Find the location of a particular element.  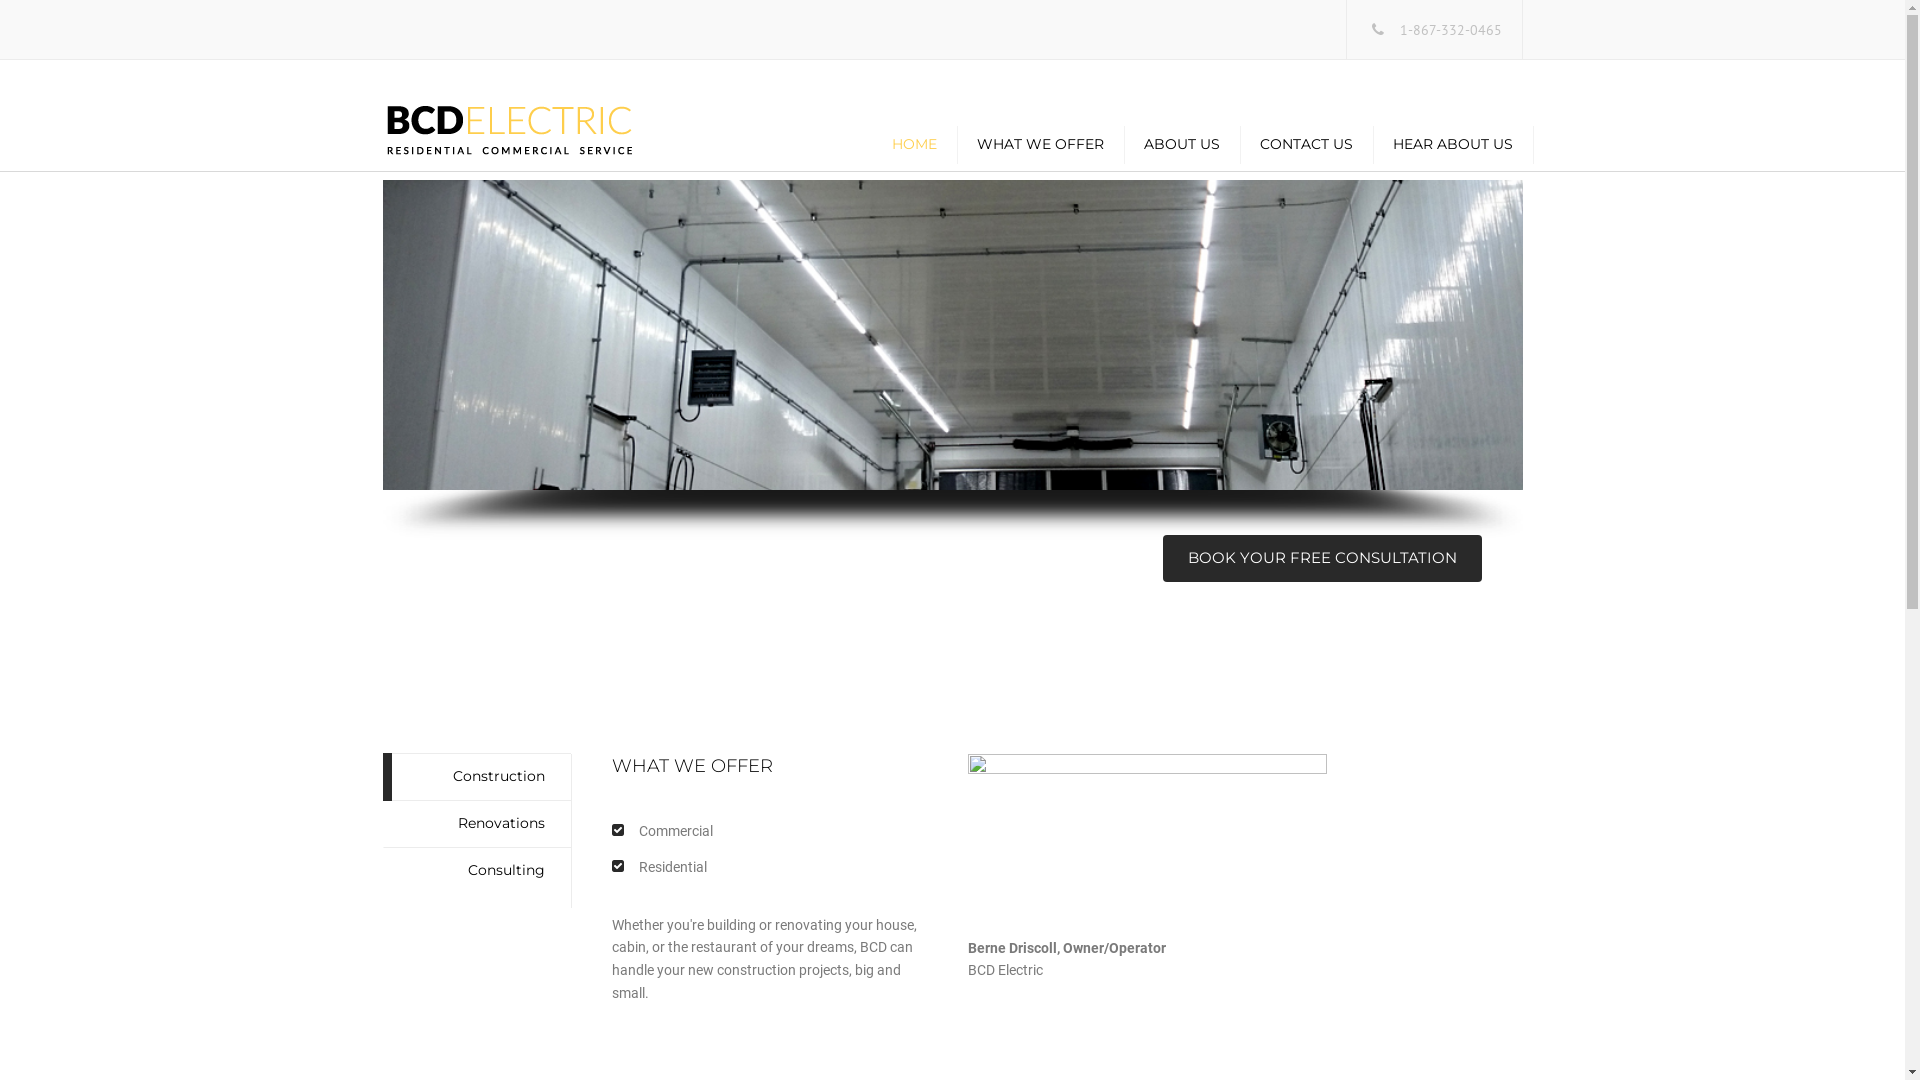

'HEAR ABOUT US' is located at coordinates (1452, 142).